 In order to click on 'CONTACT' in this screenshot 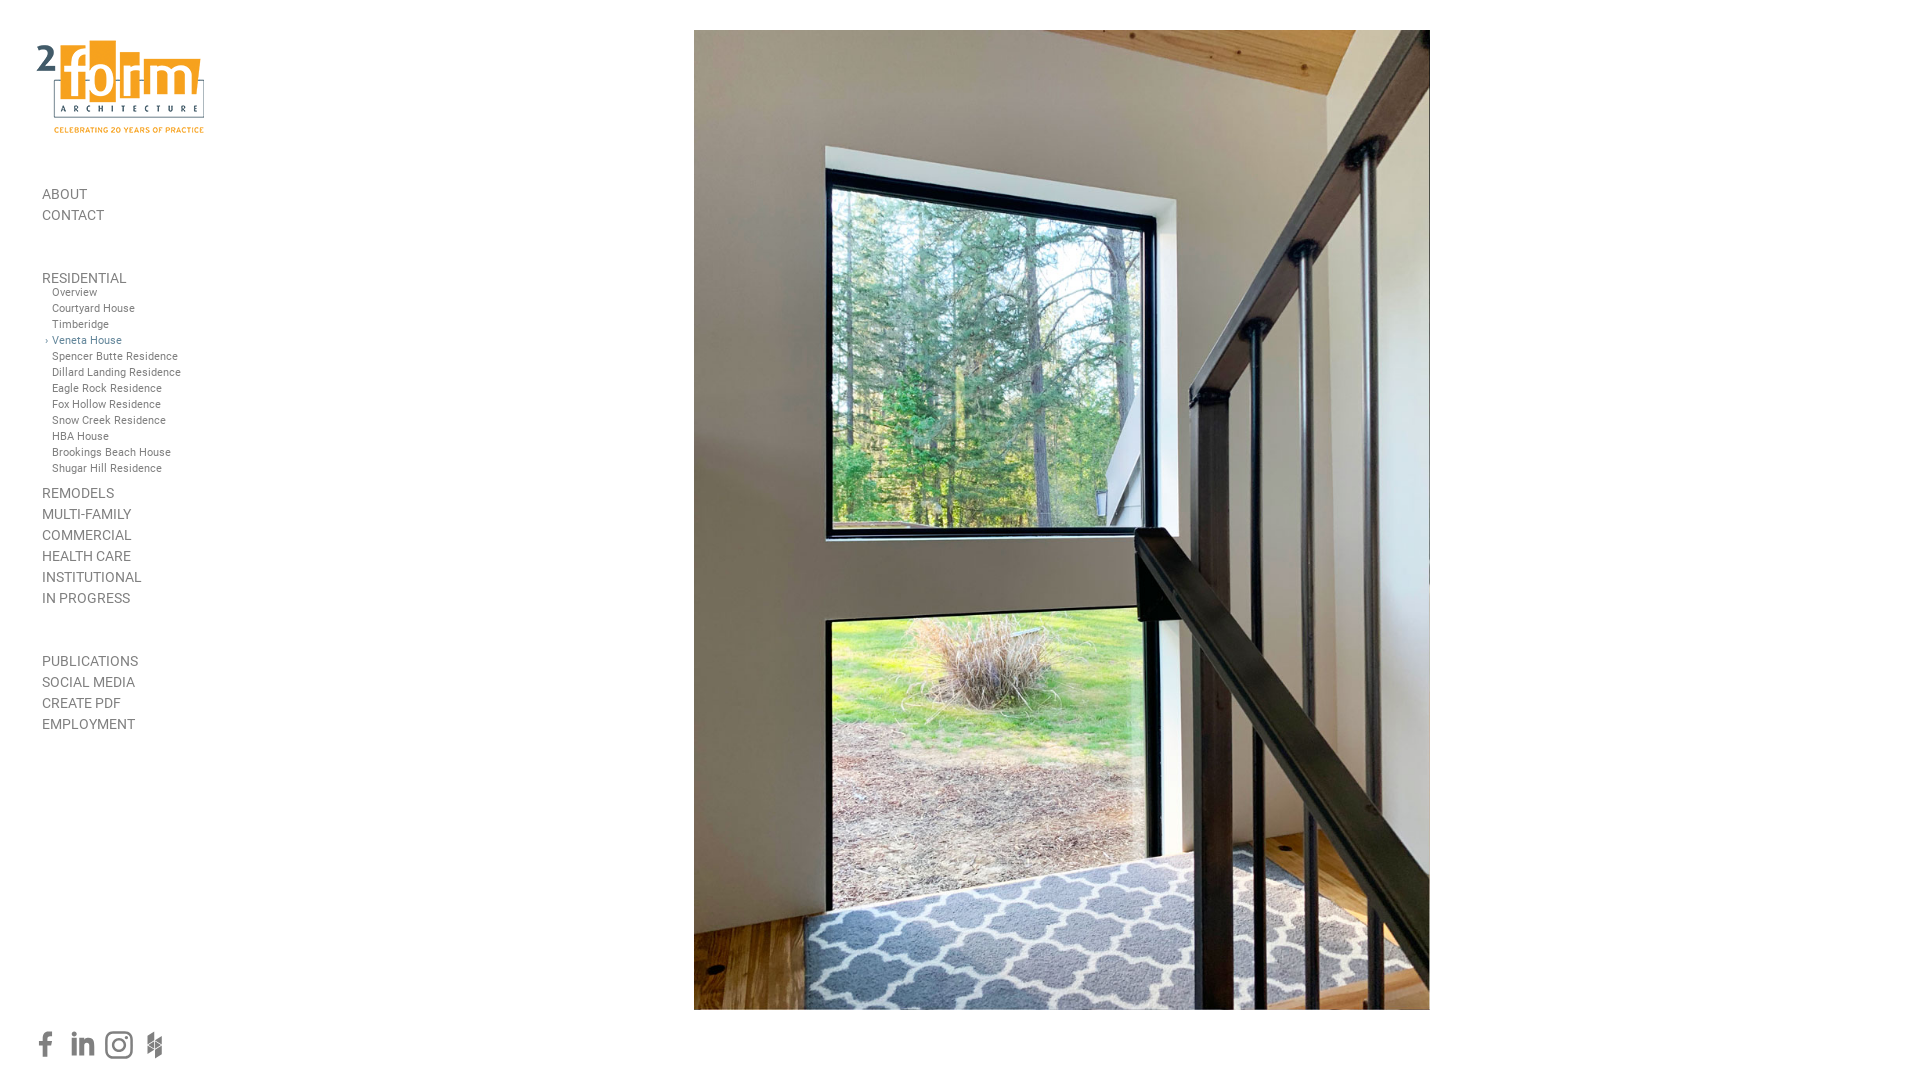, I will do `click(42, 215)`.